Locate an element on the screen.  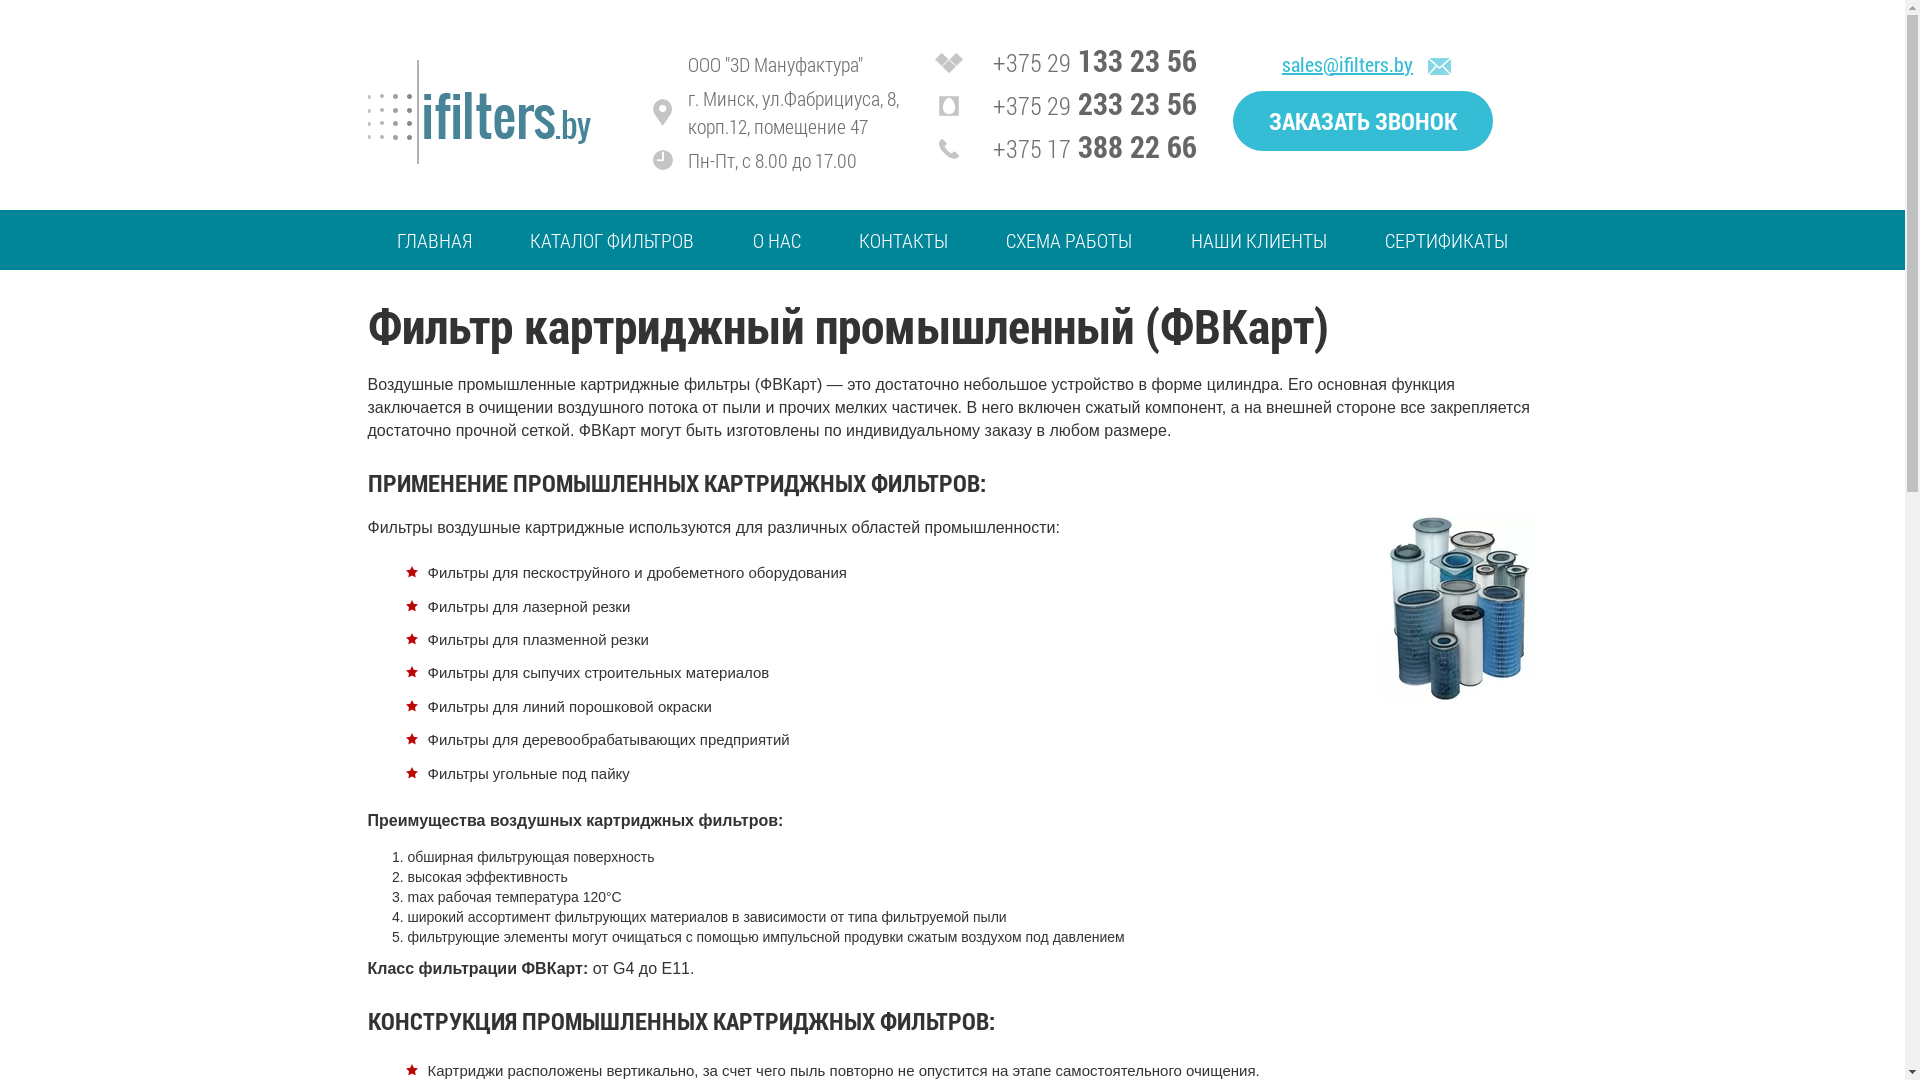
'sales@ifilters.by' is located at coordinates (1347, 63).